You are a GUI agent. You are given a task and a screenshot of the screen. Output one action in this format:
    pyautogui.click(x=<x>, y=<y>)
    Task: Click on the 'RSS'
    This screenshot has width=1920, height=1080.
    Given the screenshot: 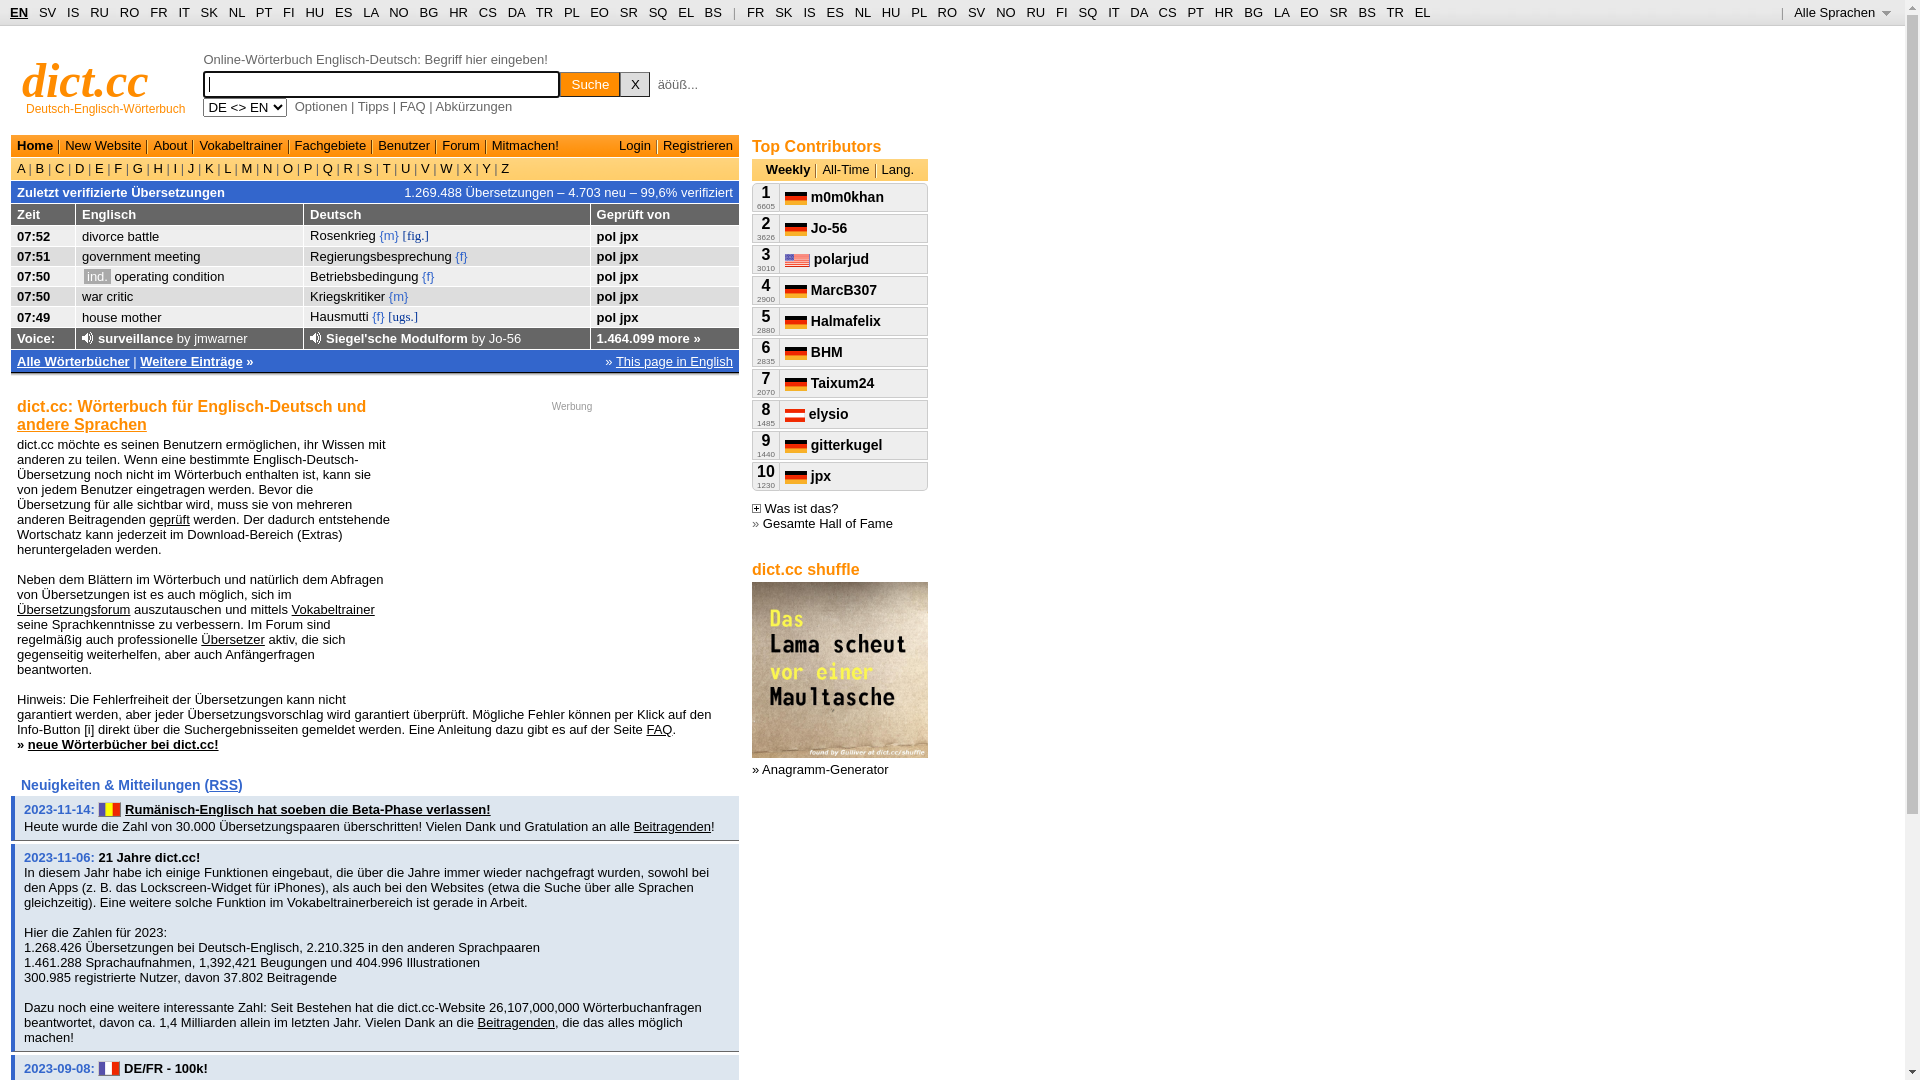 What is the action you would take?
    pyautogui.click(x=223, y=784)
    